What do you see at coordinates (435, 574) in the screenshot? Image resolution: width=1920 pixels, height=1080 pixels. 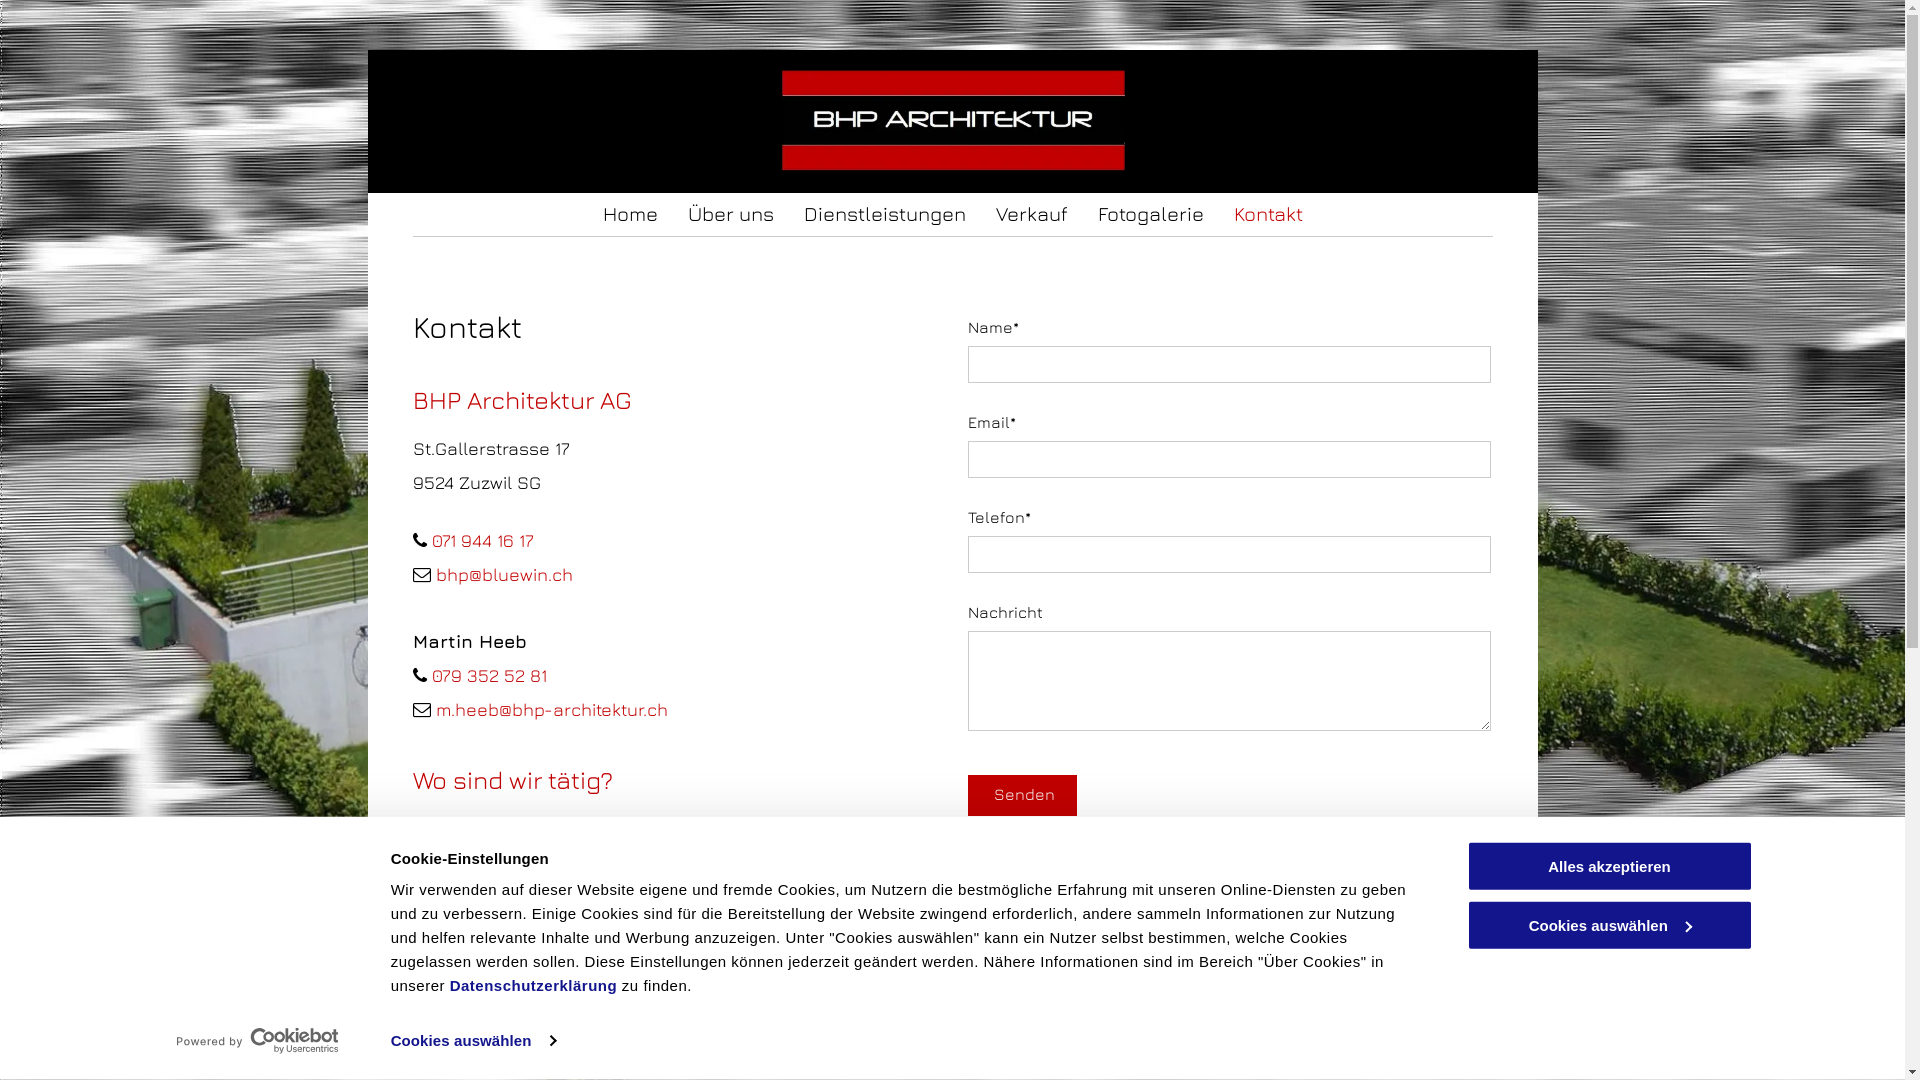 I see `'bhp@bluewin.ch'` at bounding box center [435, 574].